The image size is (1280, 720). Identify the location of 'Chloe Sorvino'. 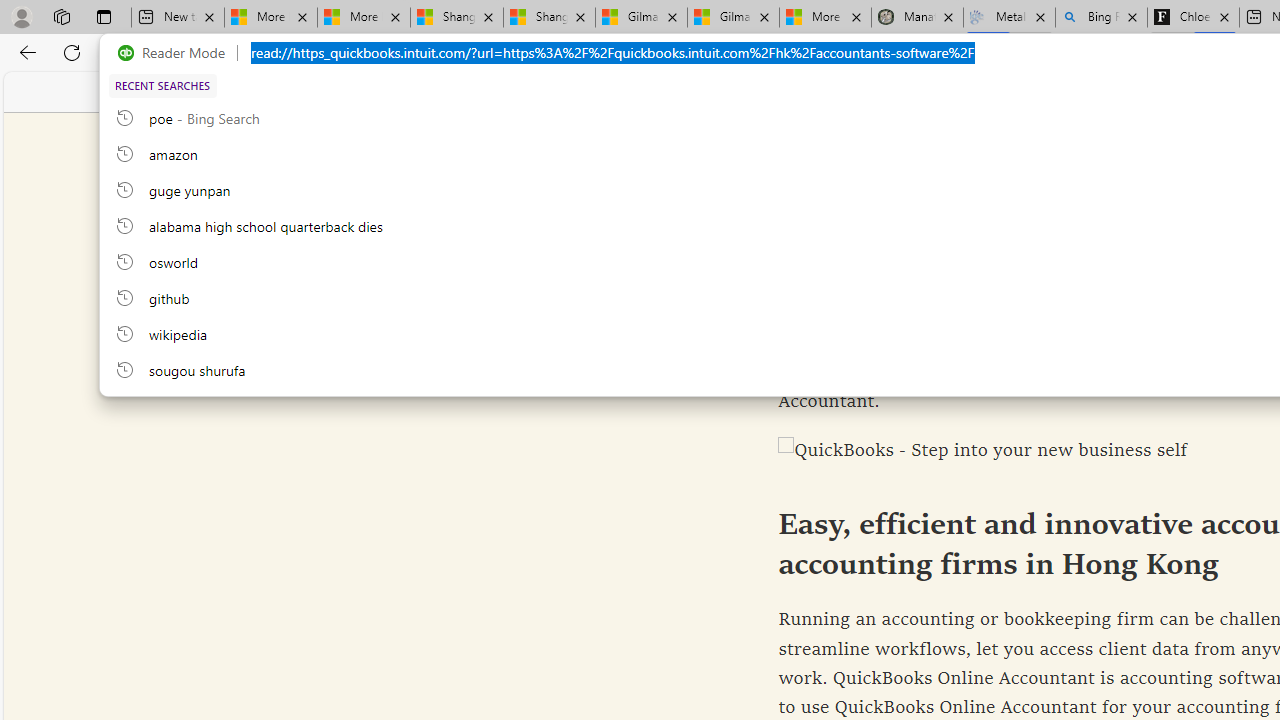
(1193, 17).